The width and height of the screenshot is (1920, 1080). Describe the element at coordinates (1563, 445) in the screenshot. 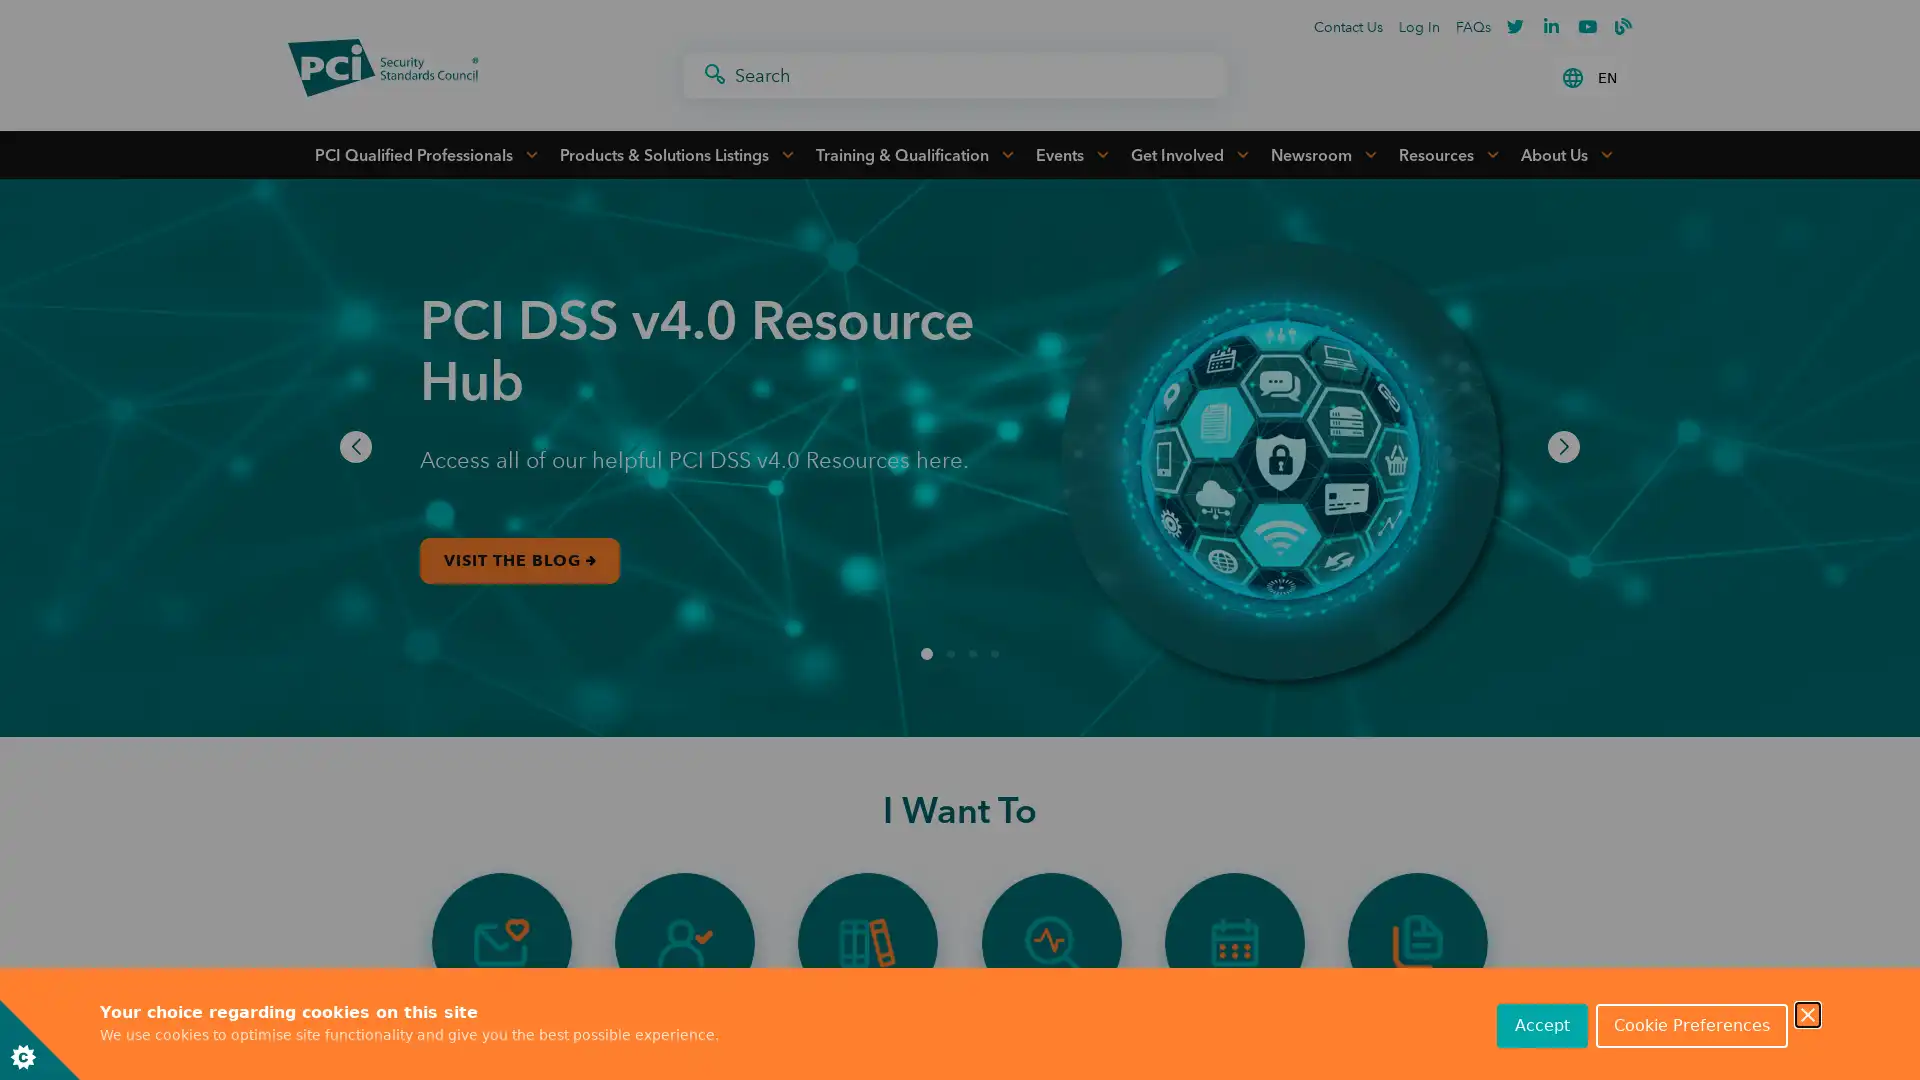

I see `Next slide` at that location.